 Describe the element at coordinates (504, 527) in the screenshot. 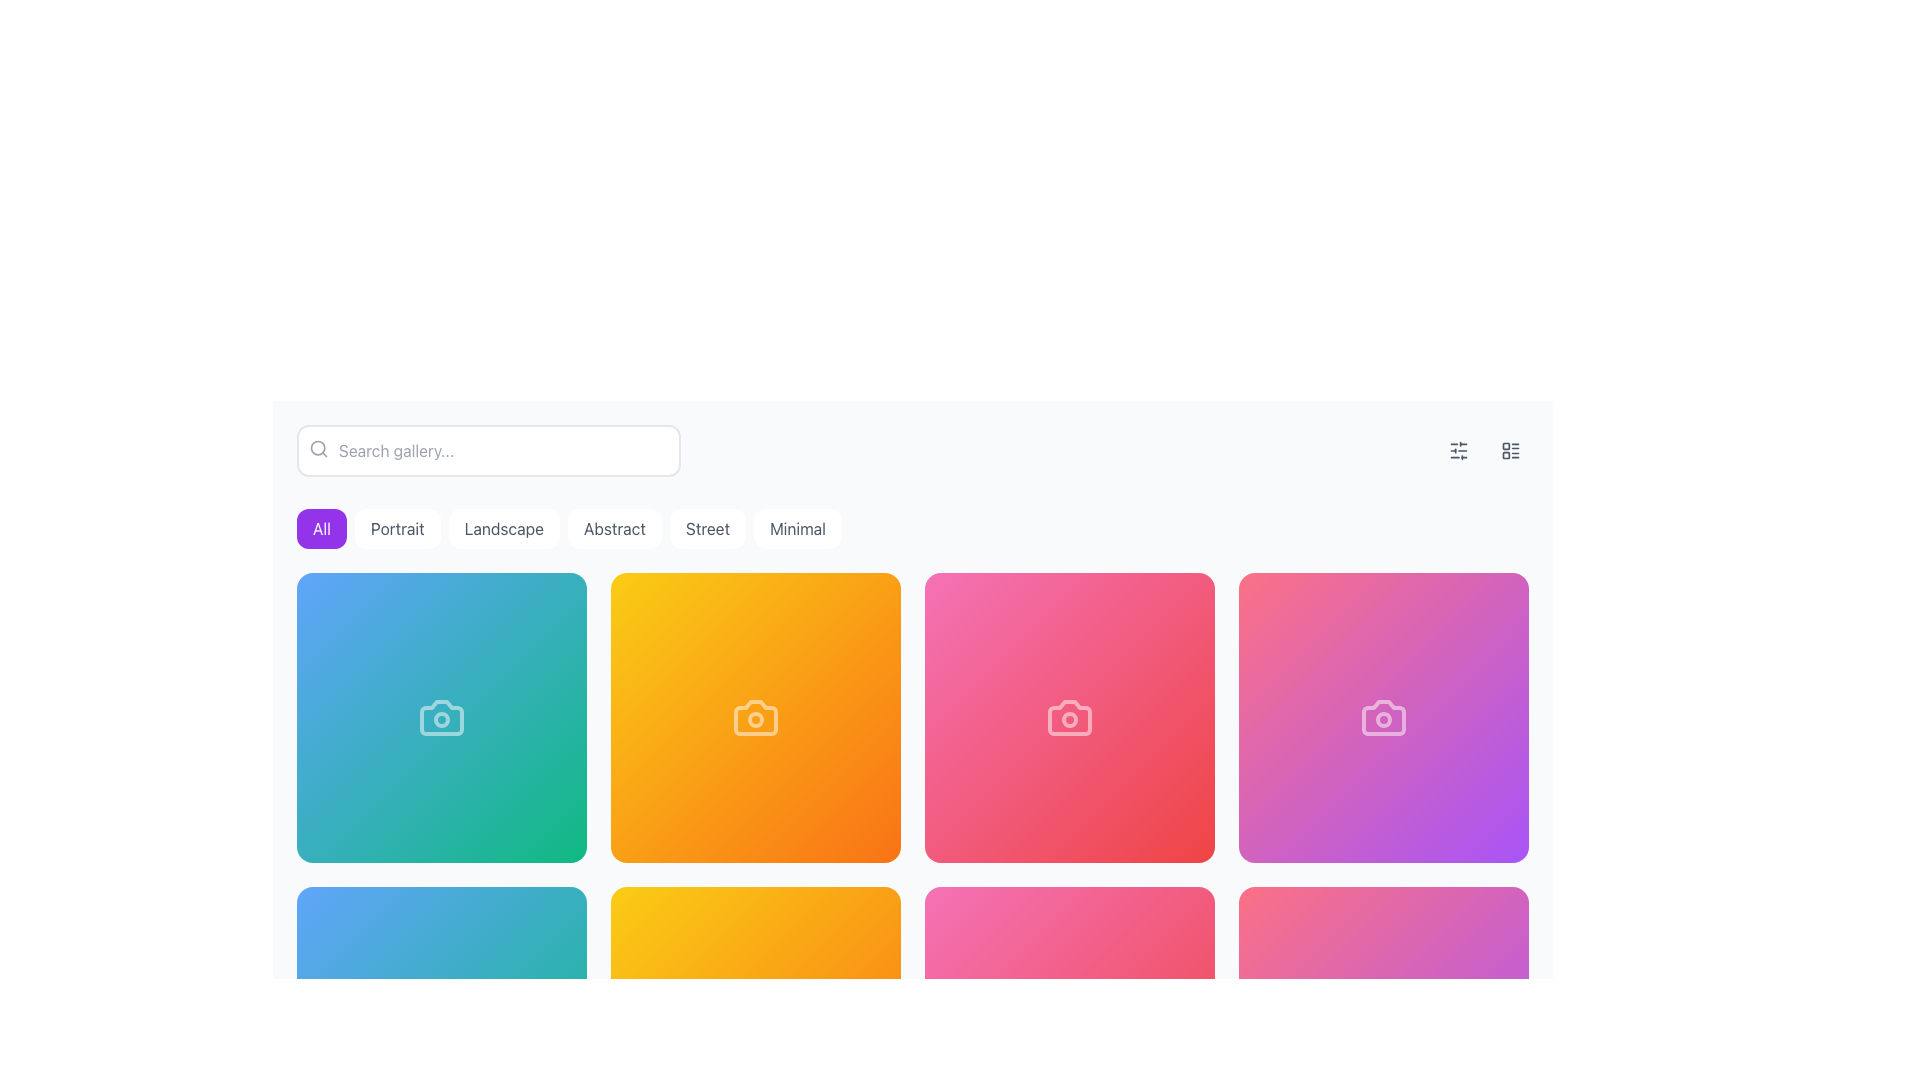

I see `the 'Landscape' button, which is the third button in a horizontal set of six buttons` at that location.